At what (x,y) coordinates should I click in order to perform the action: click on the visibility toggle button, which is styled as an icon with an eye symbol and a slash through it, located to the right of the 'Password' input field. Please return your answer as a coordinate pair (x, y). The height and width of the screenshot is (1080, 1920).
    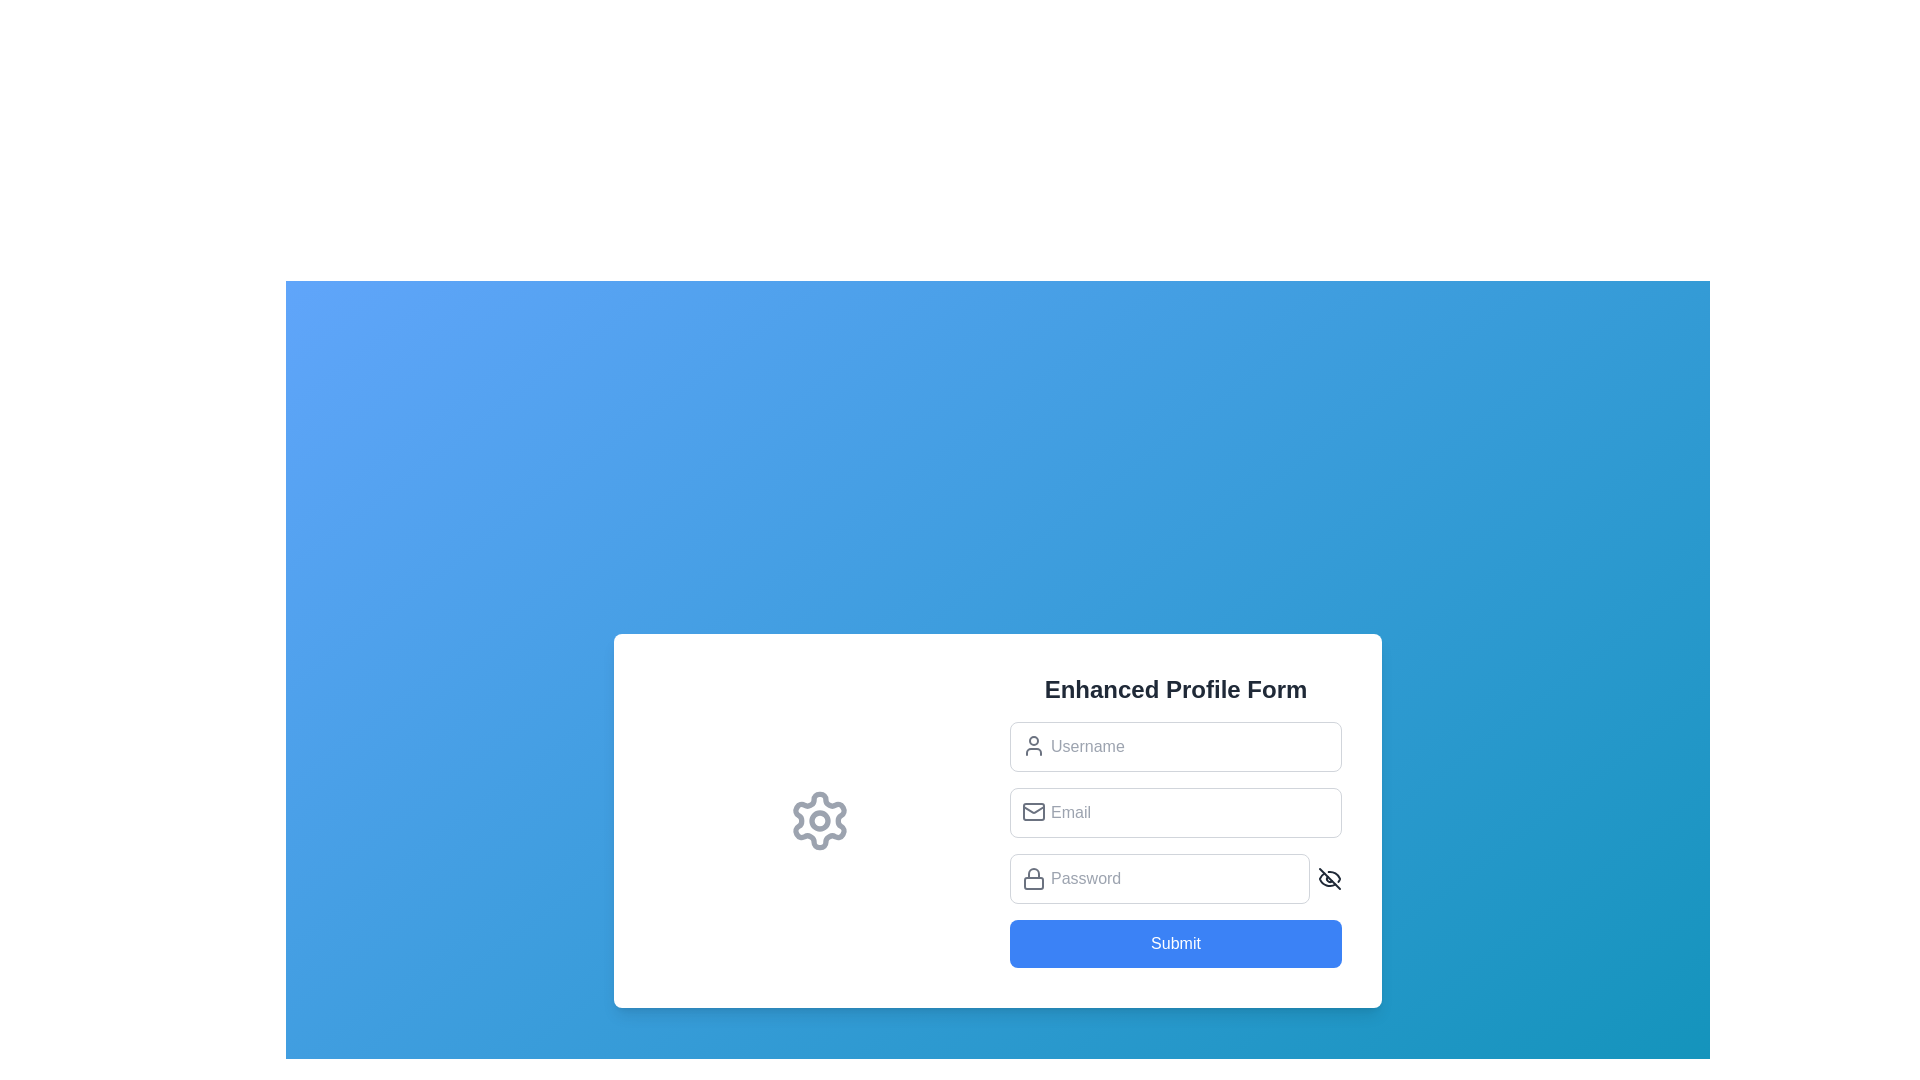
    Looking at the image, I should click on (1329, 878).